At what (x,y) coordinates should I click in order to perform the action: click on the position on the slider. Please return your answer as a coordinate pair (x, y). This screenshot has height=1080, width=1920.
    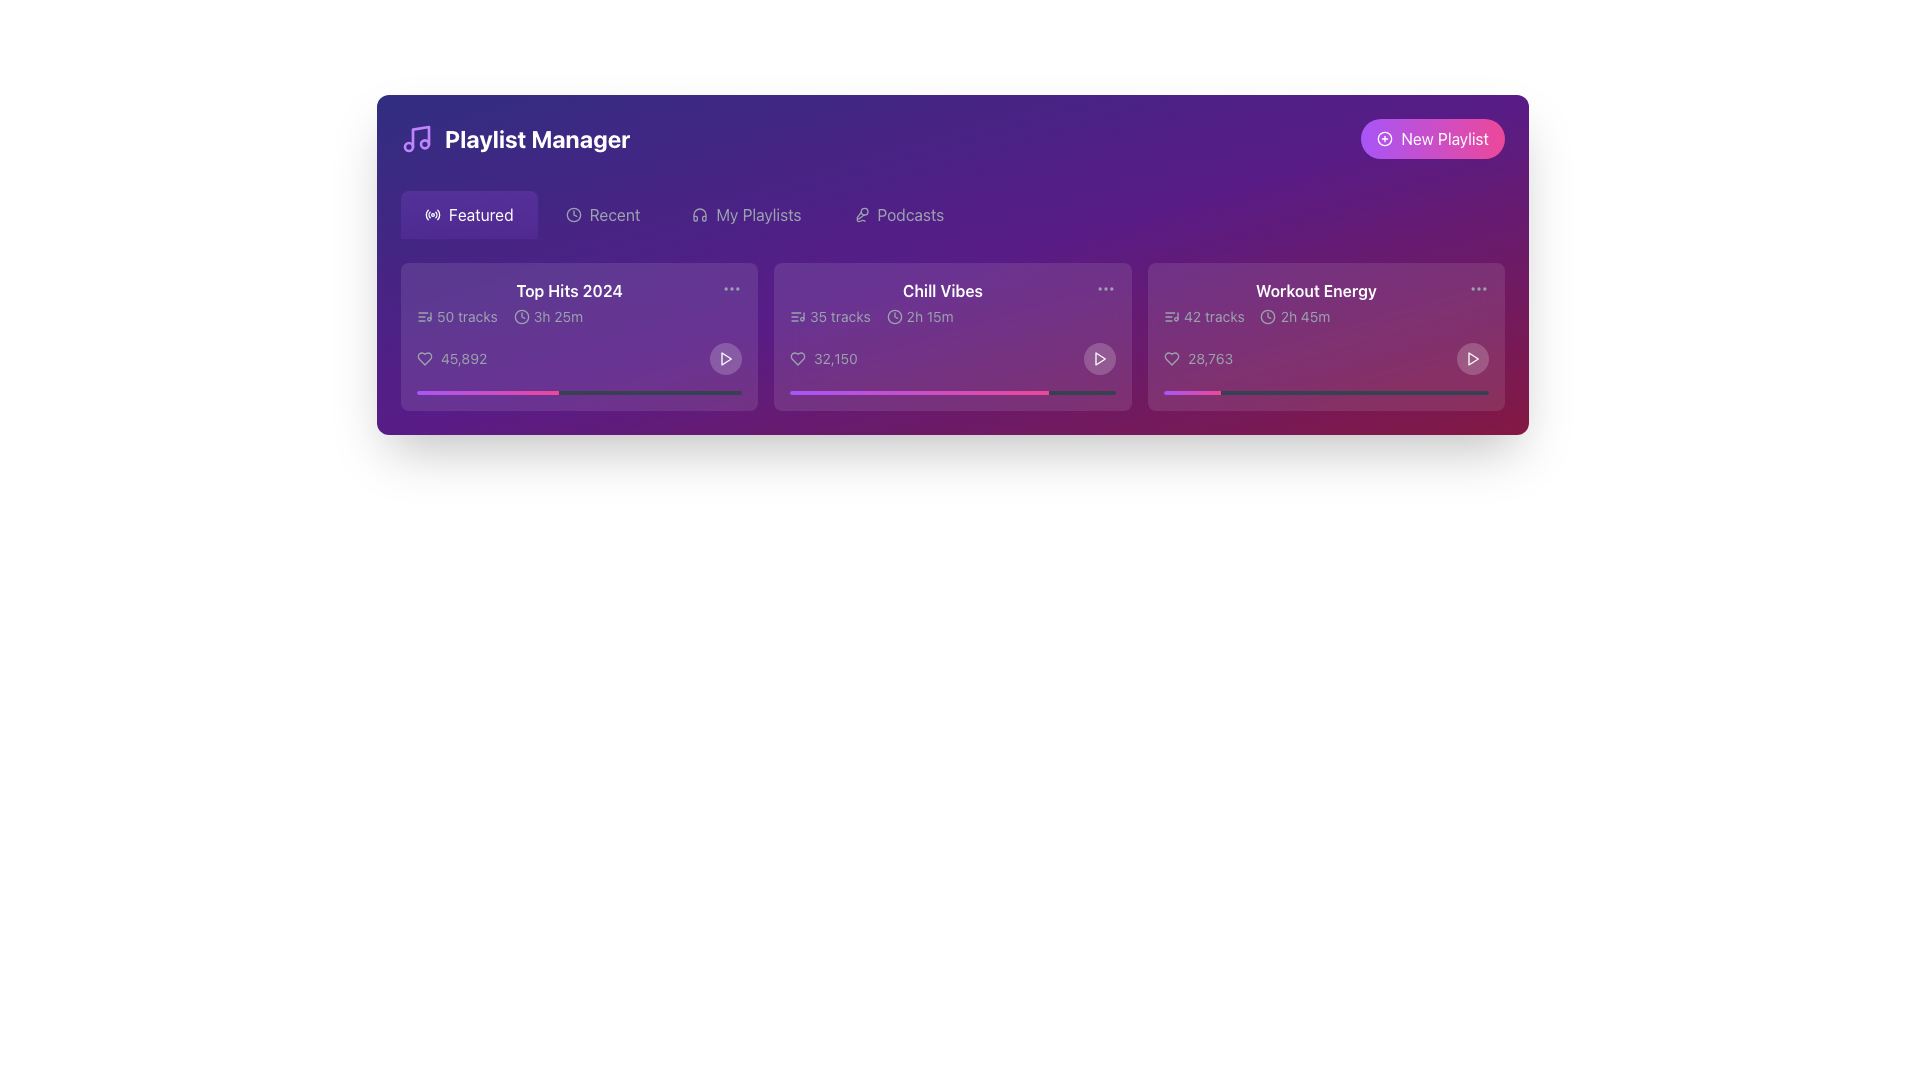
    Looking at the image, I should click on (794, 393).